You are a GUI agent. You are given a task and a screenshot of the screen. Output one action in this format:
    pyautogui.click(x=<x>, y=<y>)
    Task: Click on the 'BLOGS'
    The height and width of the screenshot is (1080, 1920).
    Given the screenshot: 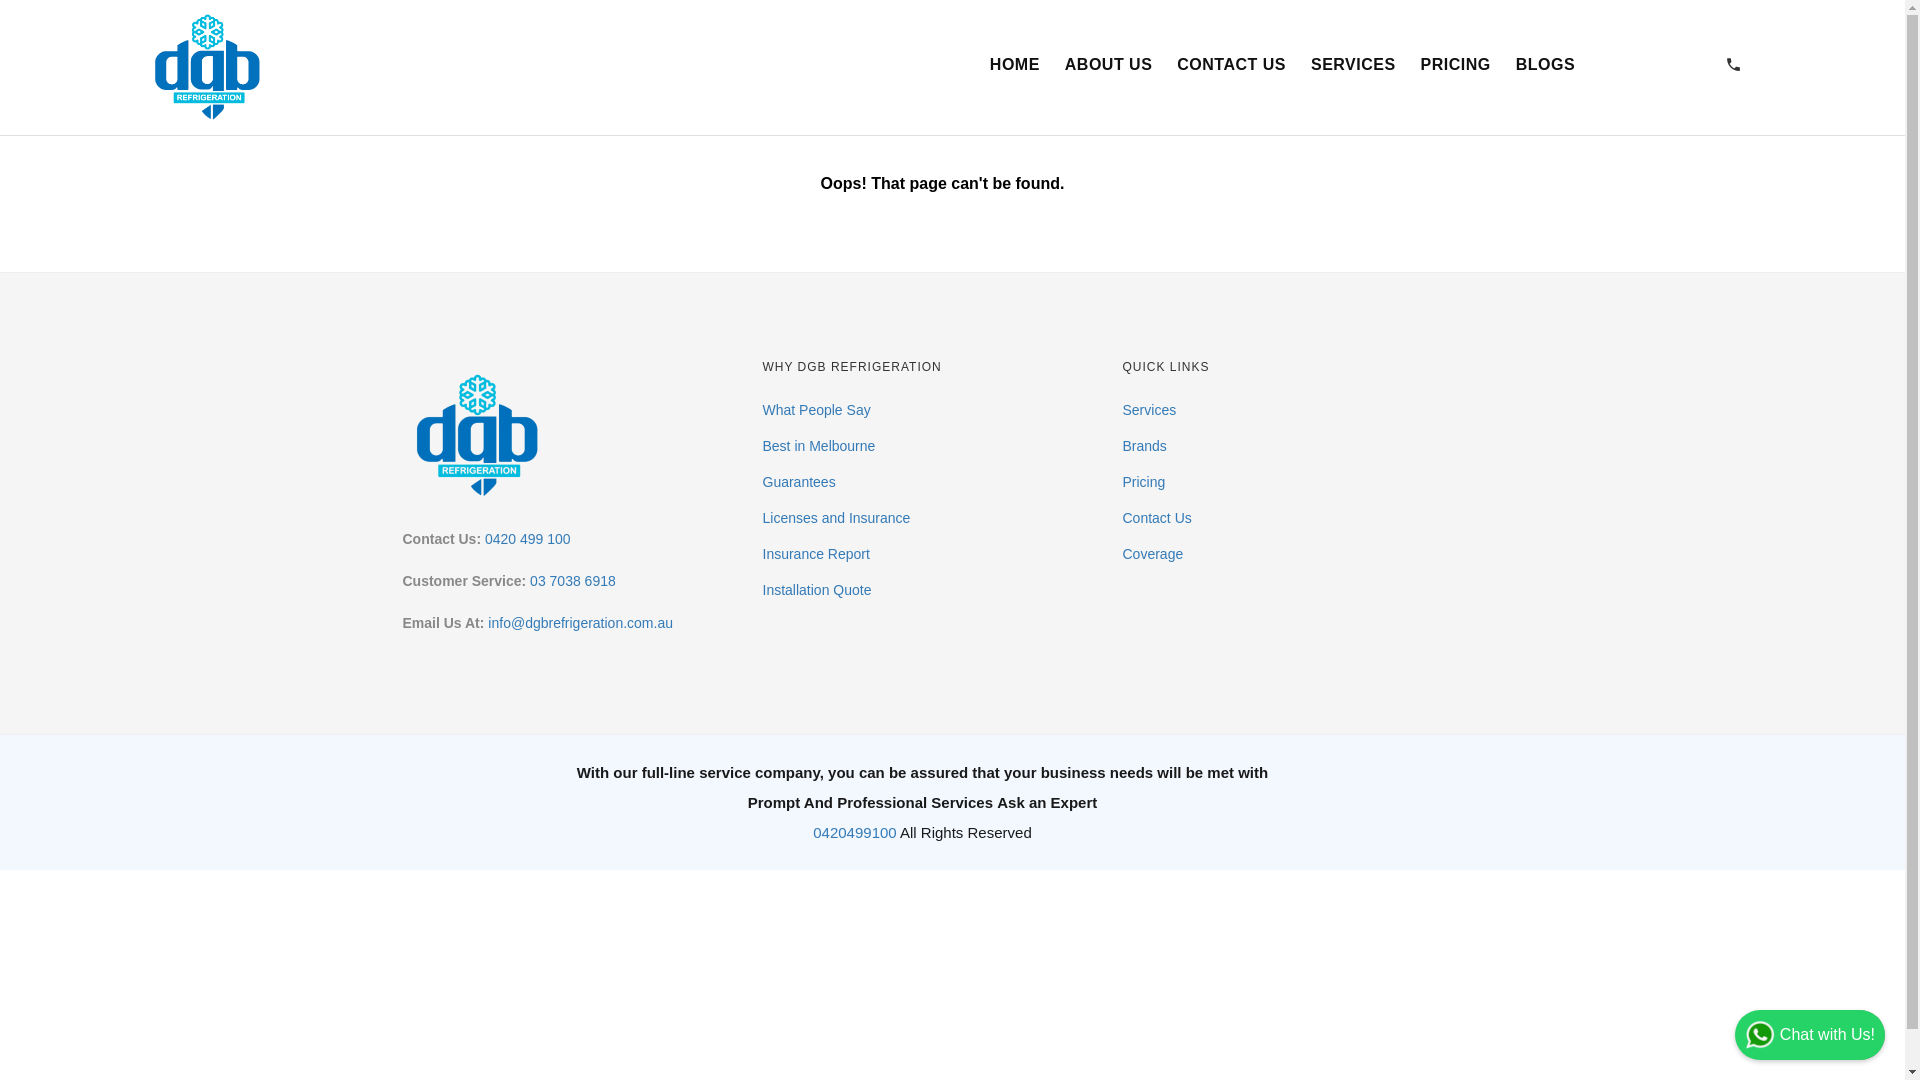 What is the action you would take?
    pyautogui.click(x=1544, y=64)
    